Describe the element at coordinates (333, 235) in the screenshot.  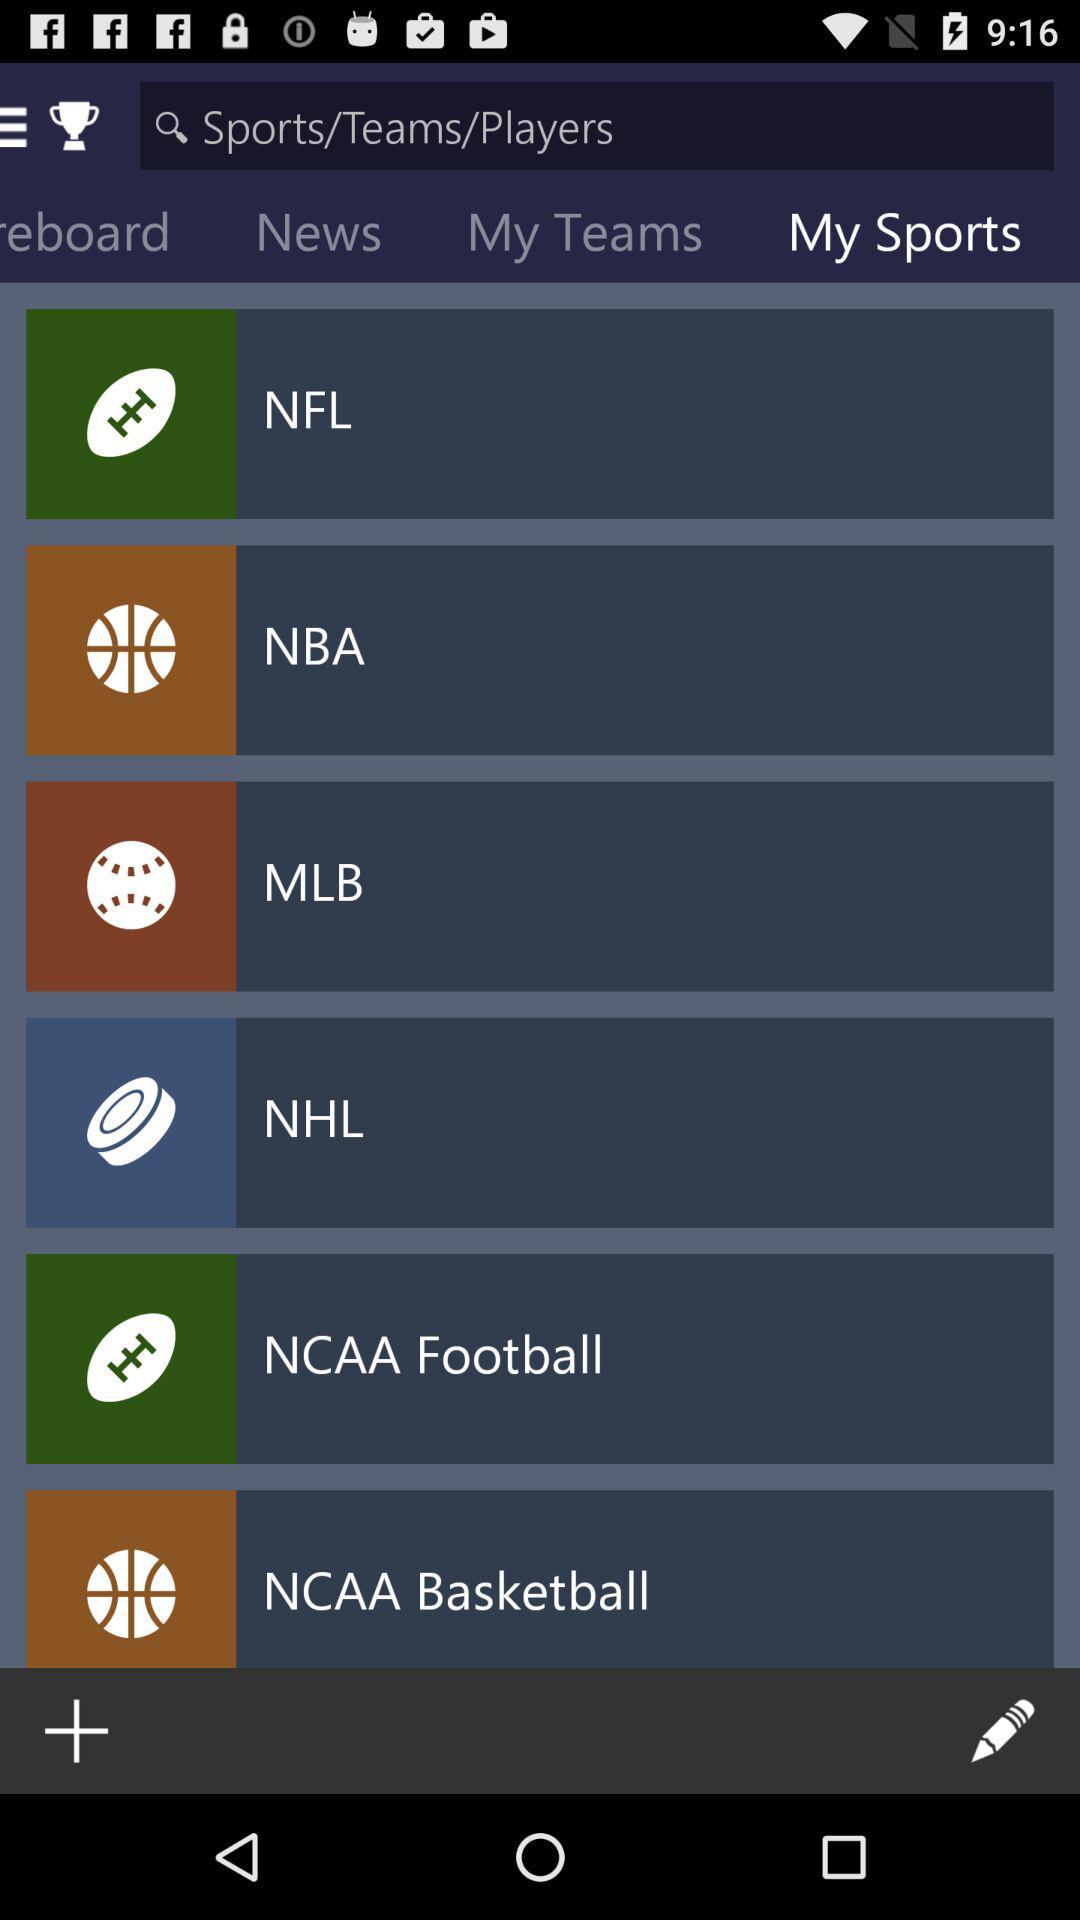
I see `the item next to the my teams item` at that location.